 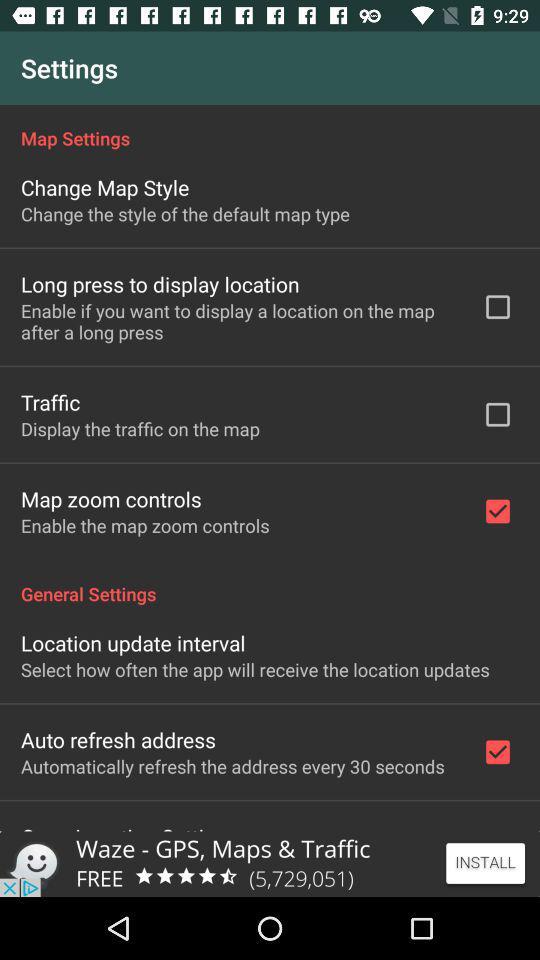 What do you see at coordinates (255, 669) in the screenshot?
I see `the app above auto refresh address app` at bounding box center [255, 669].